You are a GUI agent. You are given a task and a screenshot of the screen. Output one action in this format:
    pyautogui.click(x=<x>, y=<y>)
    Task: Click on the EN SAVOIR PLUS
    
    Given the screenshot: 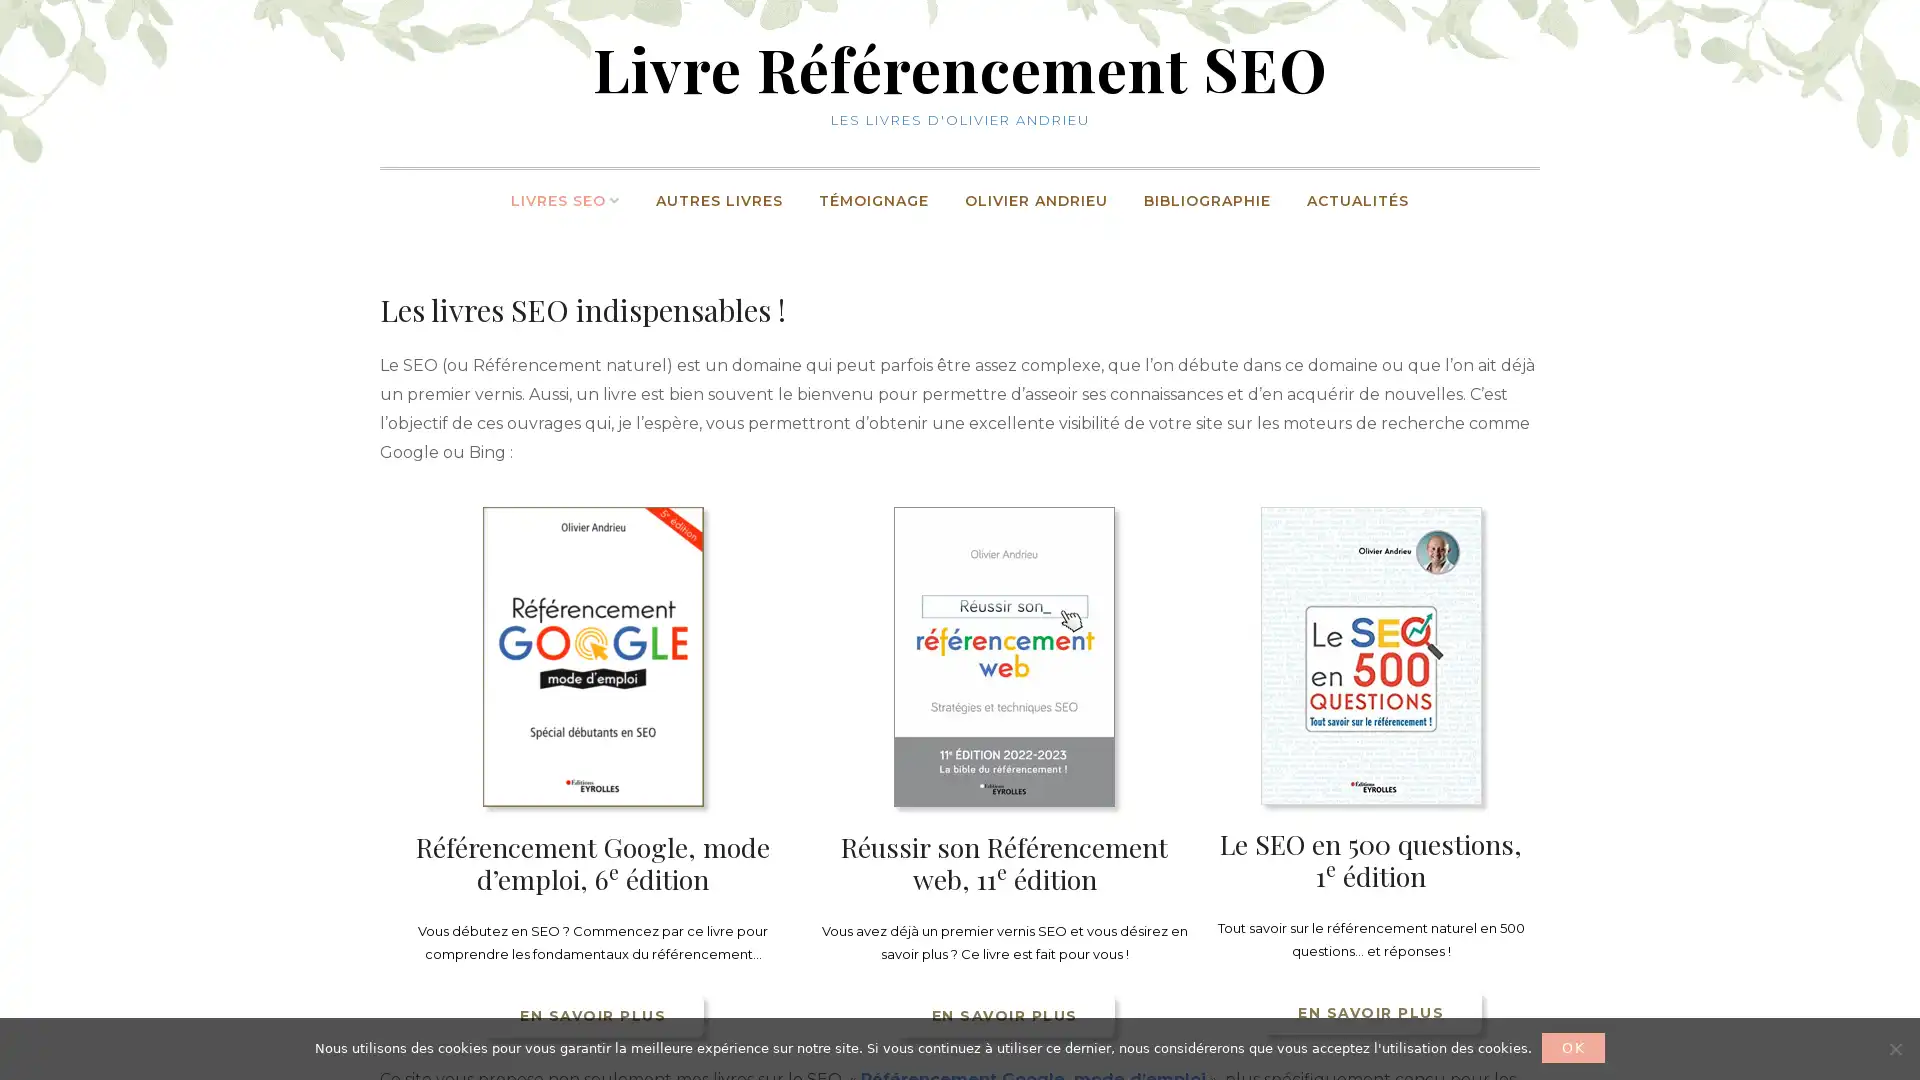 What is the action you would take?
    pyautogui.click(x=591, y=1014)
    